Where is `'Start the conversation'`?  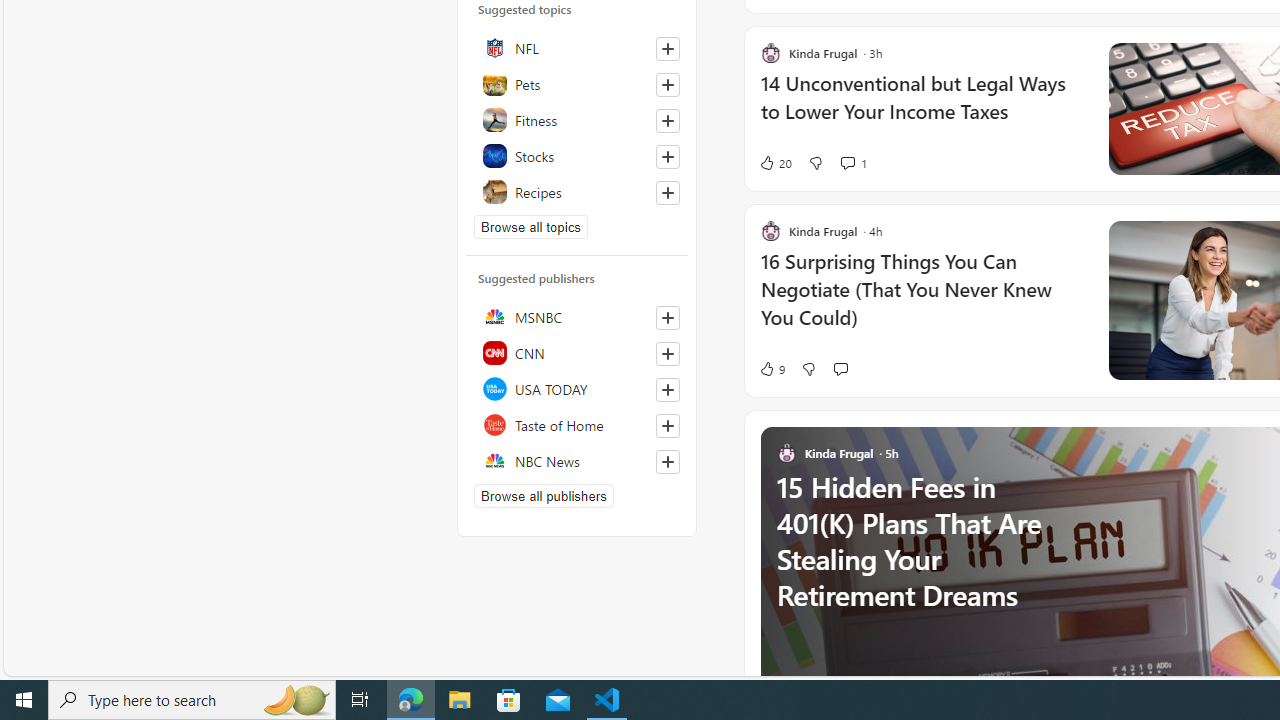
'Start the conversation' is located at coordinates (840, 368).